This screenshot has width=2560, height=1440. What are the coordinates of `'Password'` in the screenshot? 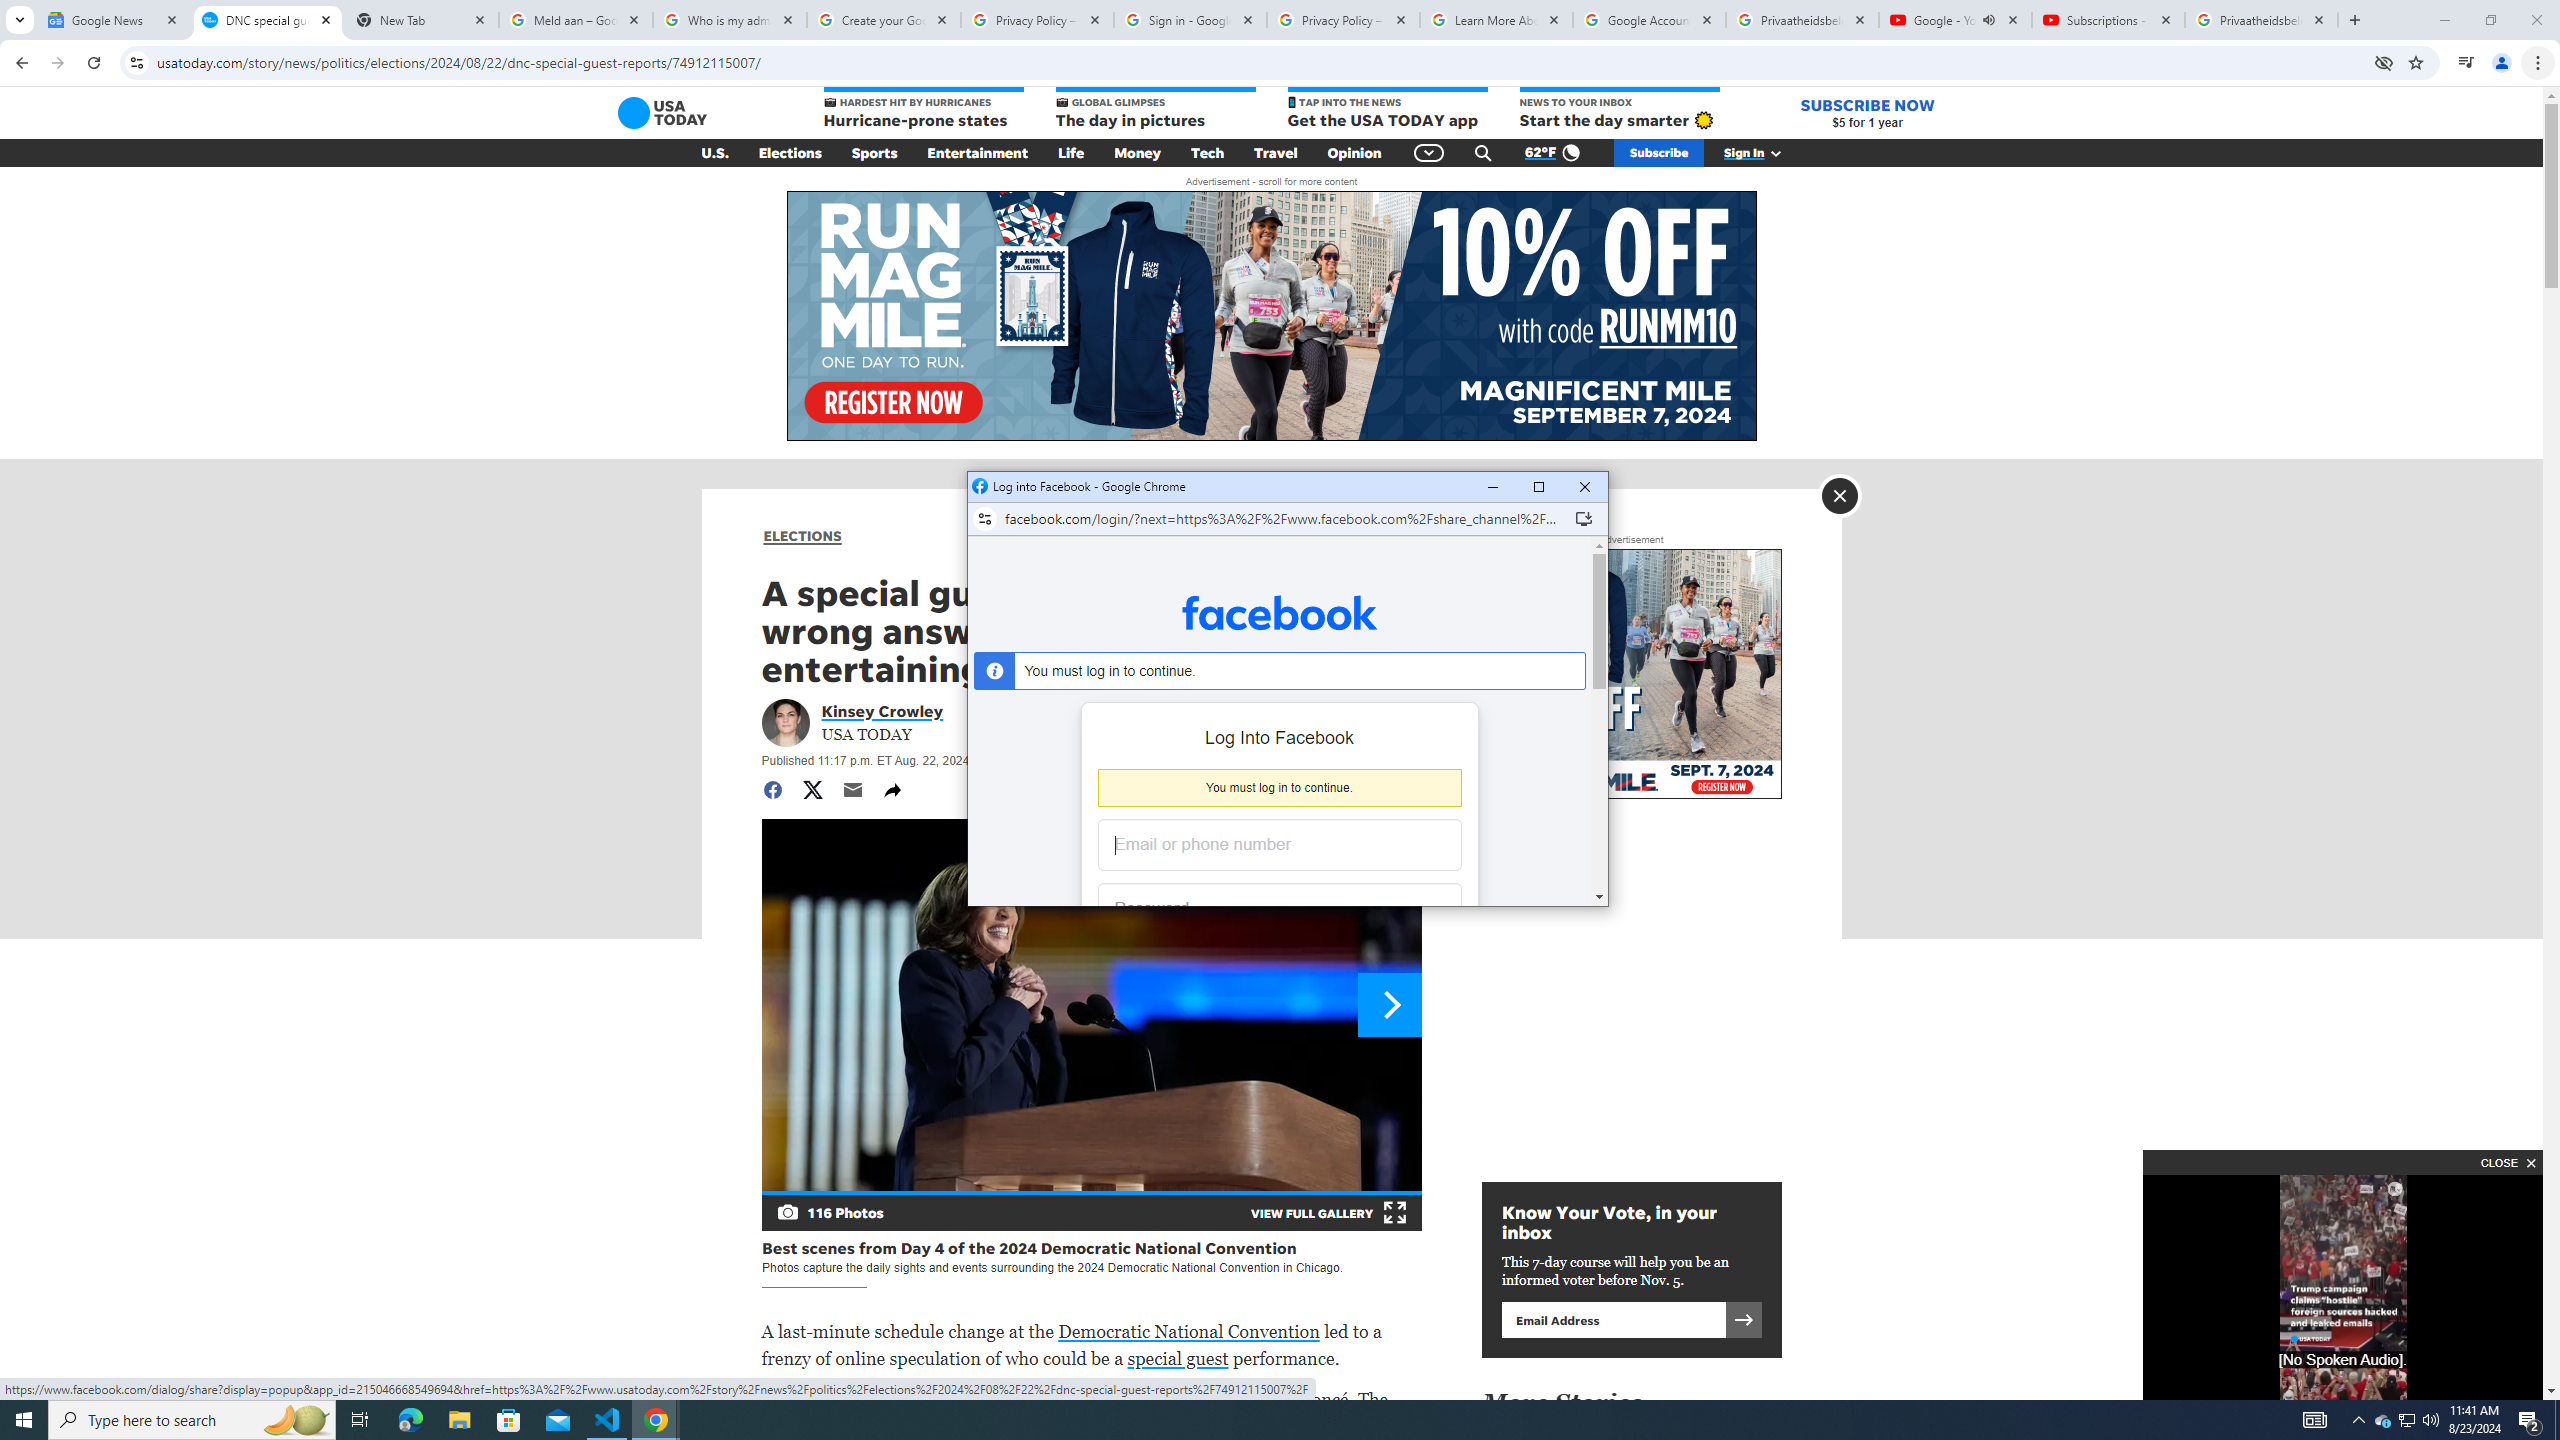 It's located at (1263, 909).